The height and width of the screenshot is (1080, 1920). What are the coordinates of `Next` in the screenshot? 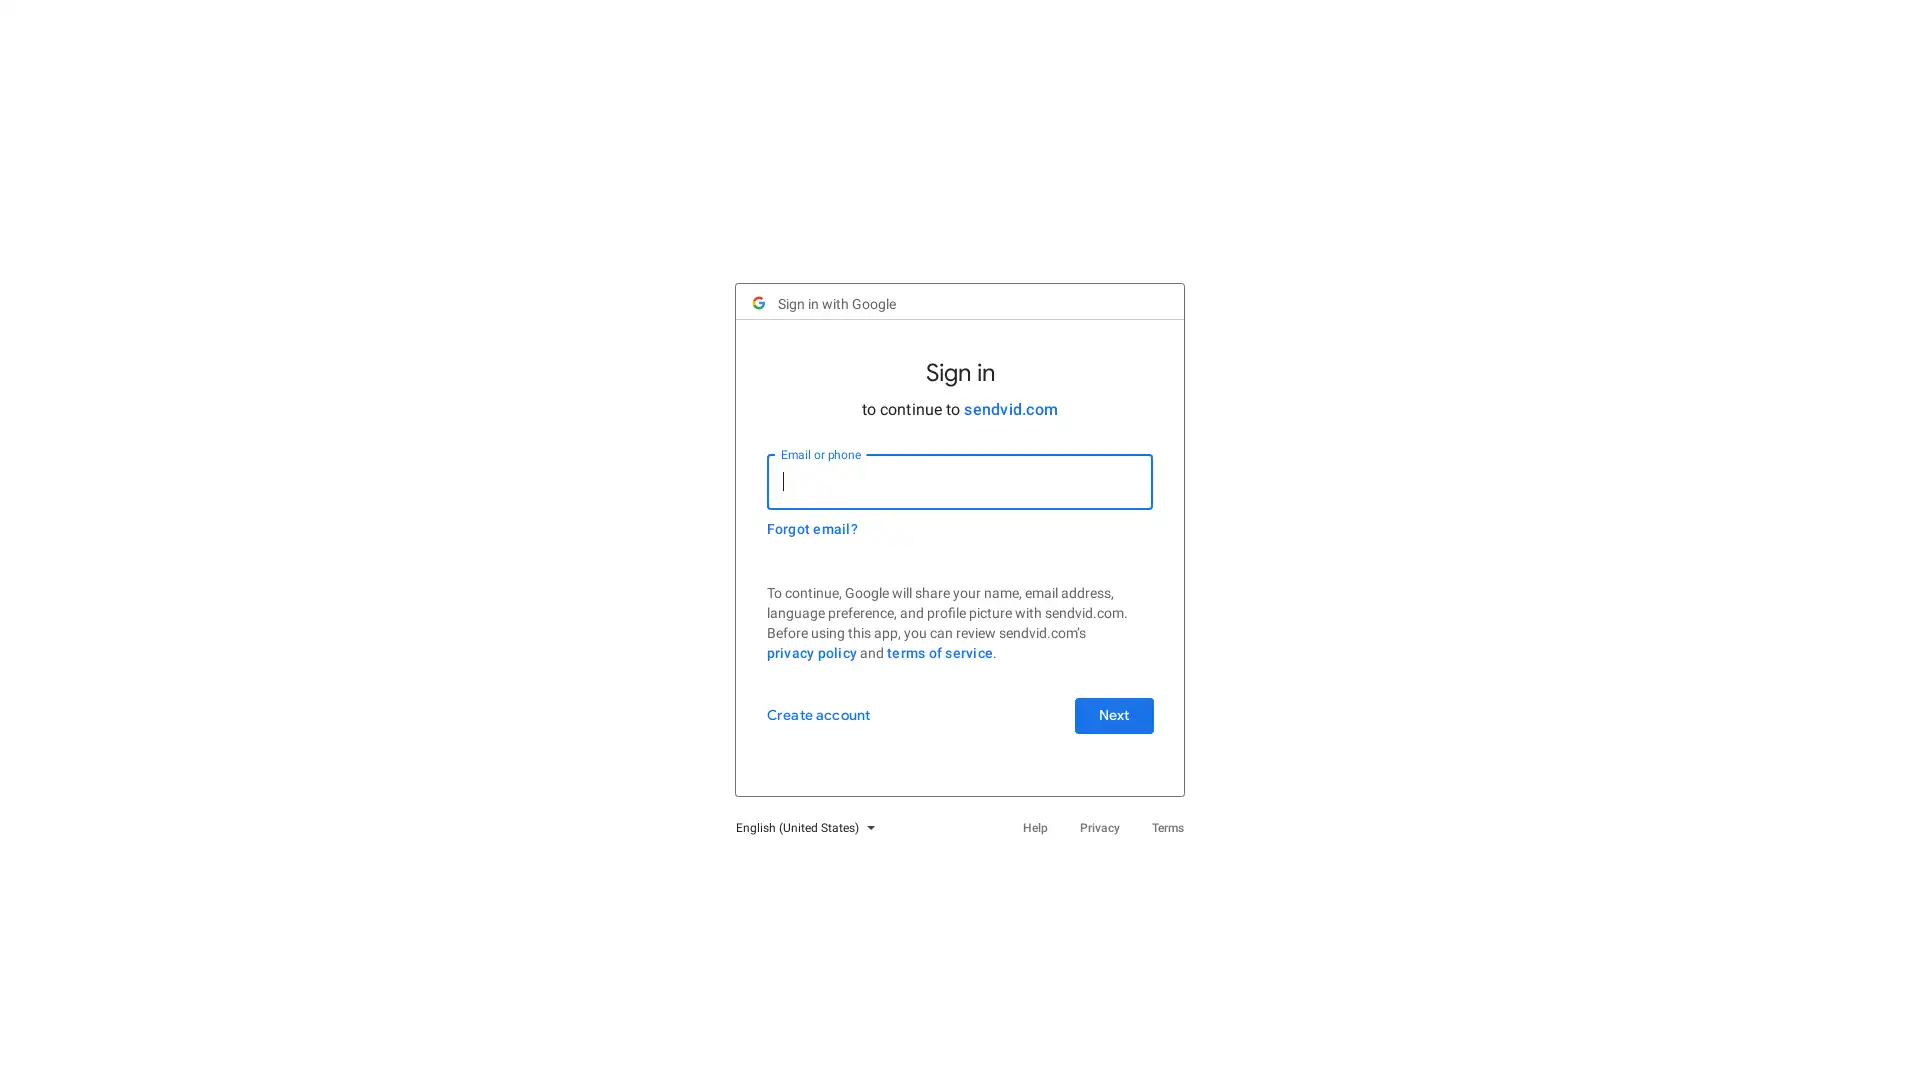 It's located at (1103, 722).